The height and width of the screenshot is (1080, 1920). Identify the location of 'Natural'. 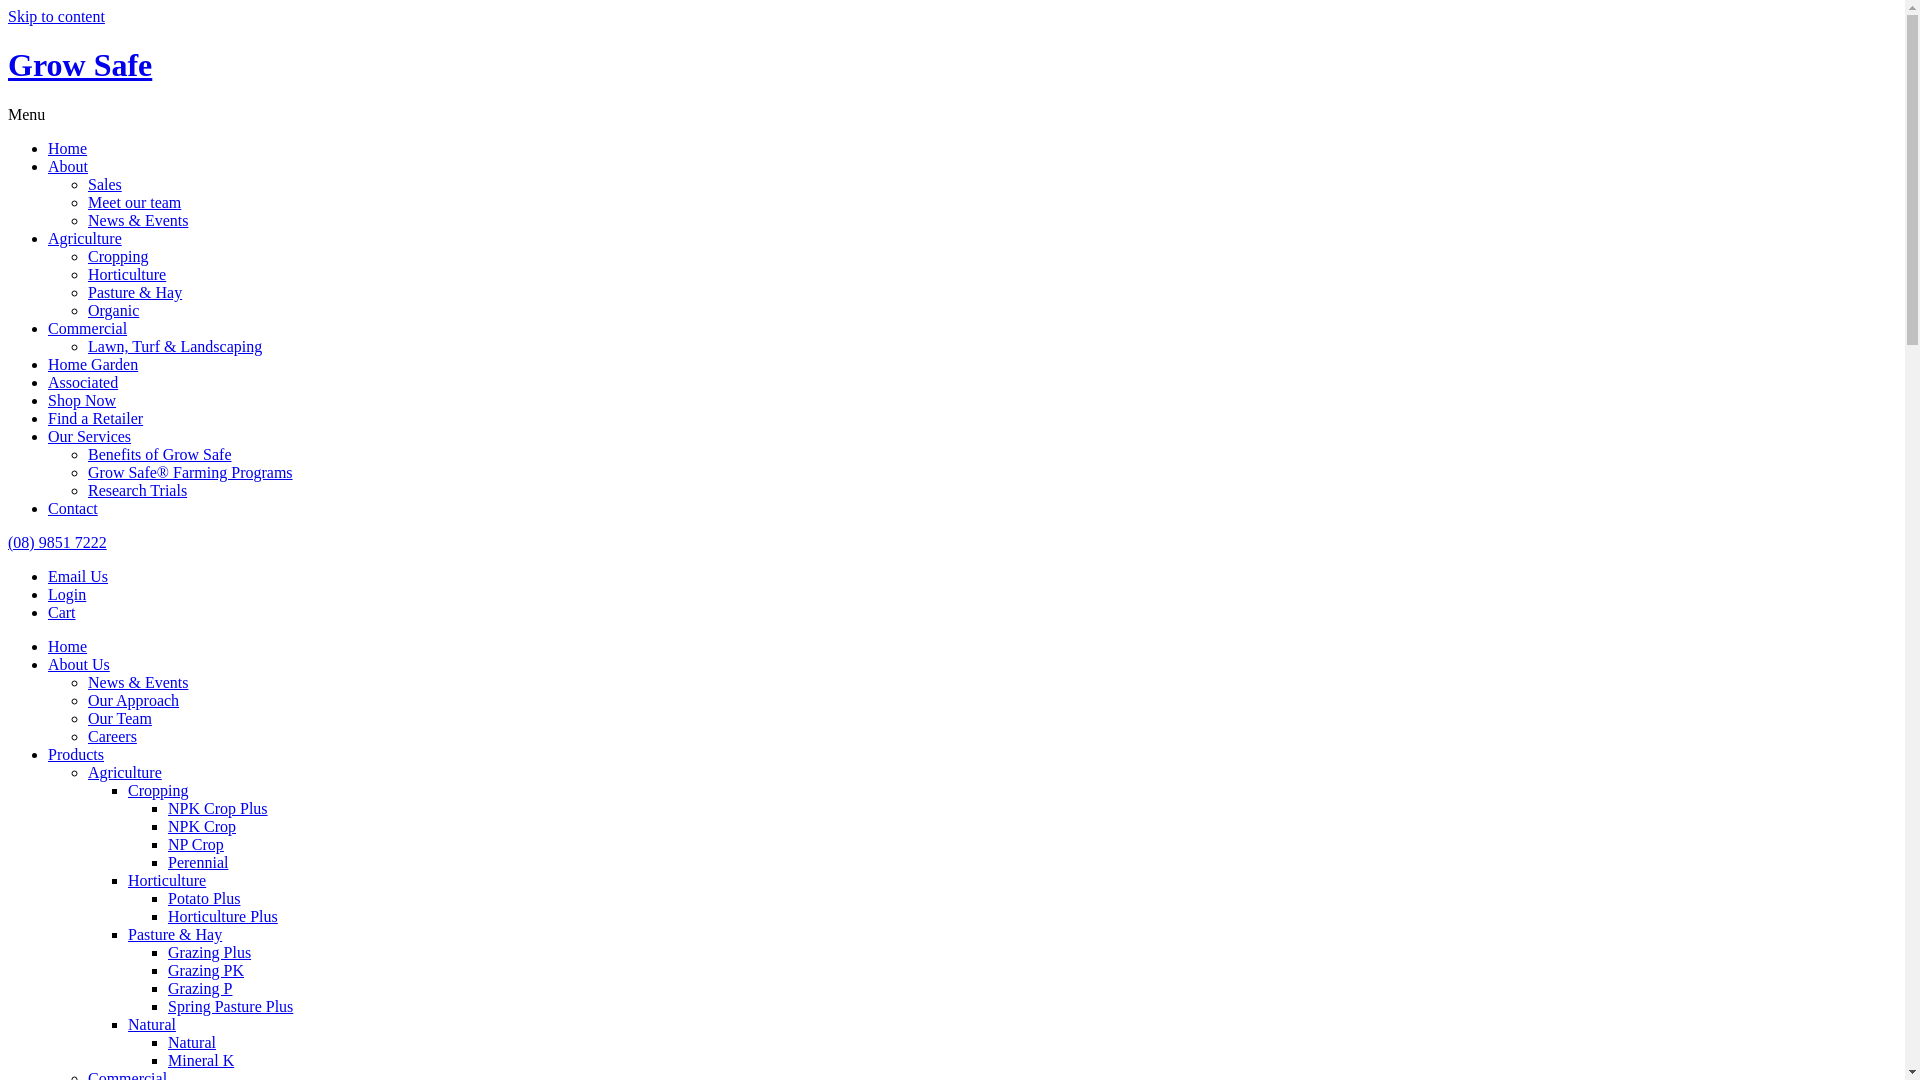
(127, 1024).